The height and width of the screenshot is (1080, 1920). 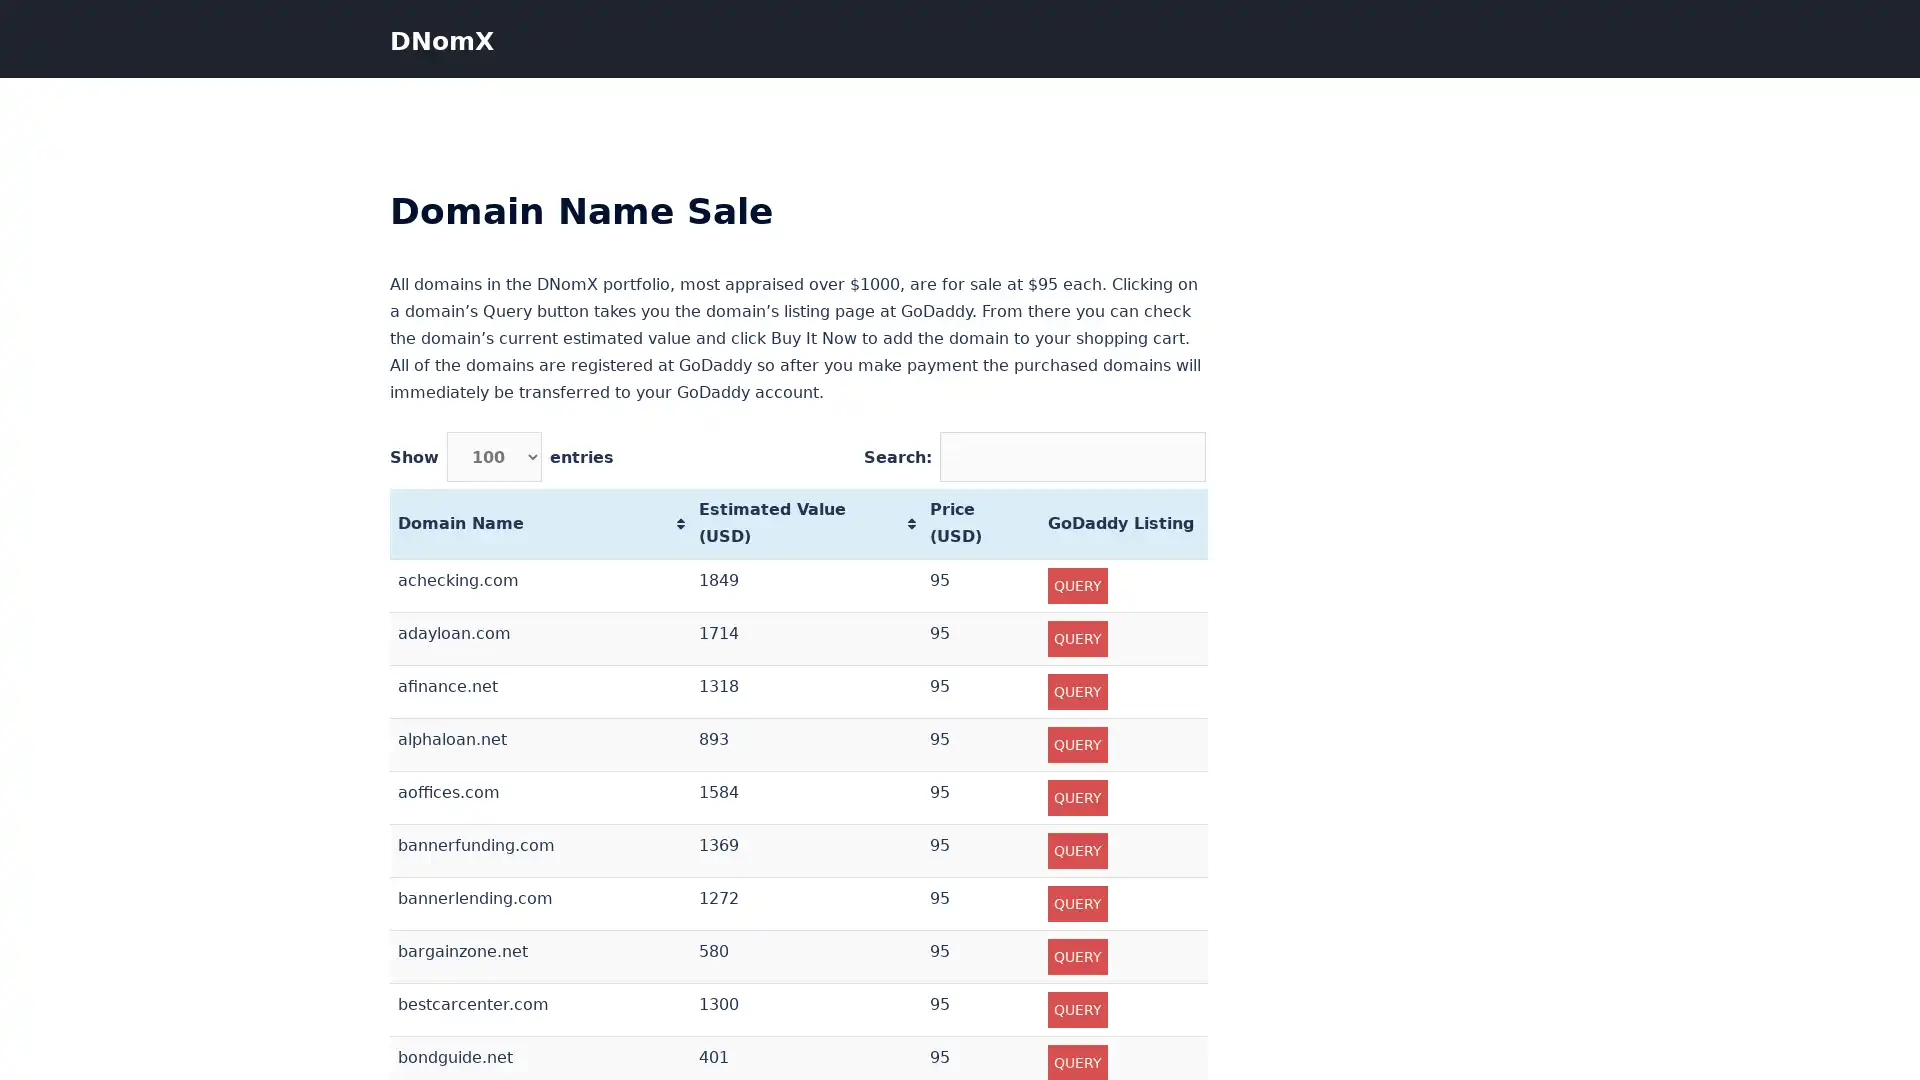 I want to click on QUERY, so click(x=1075, y=797).